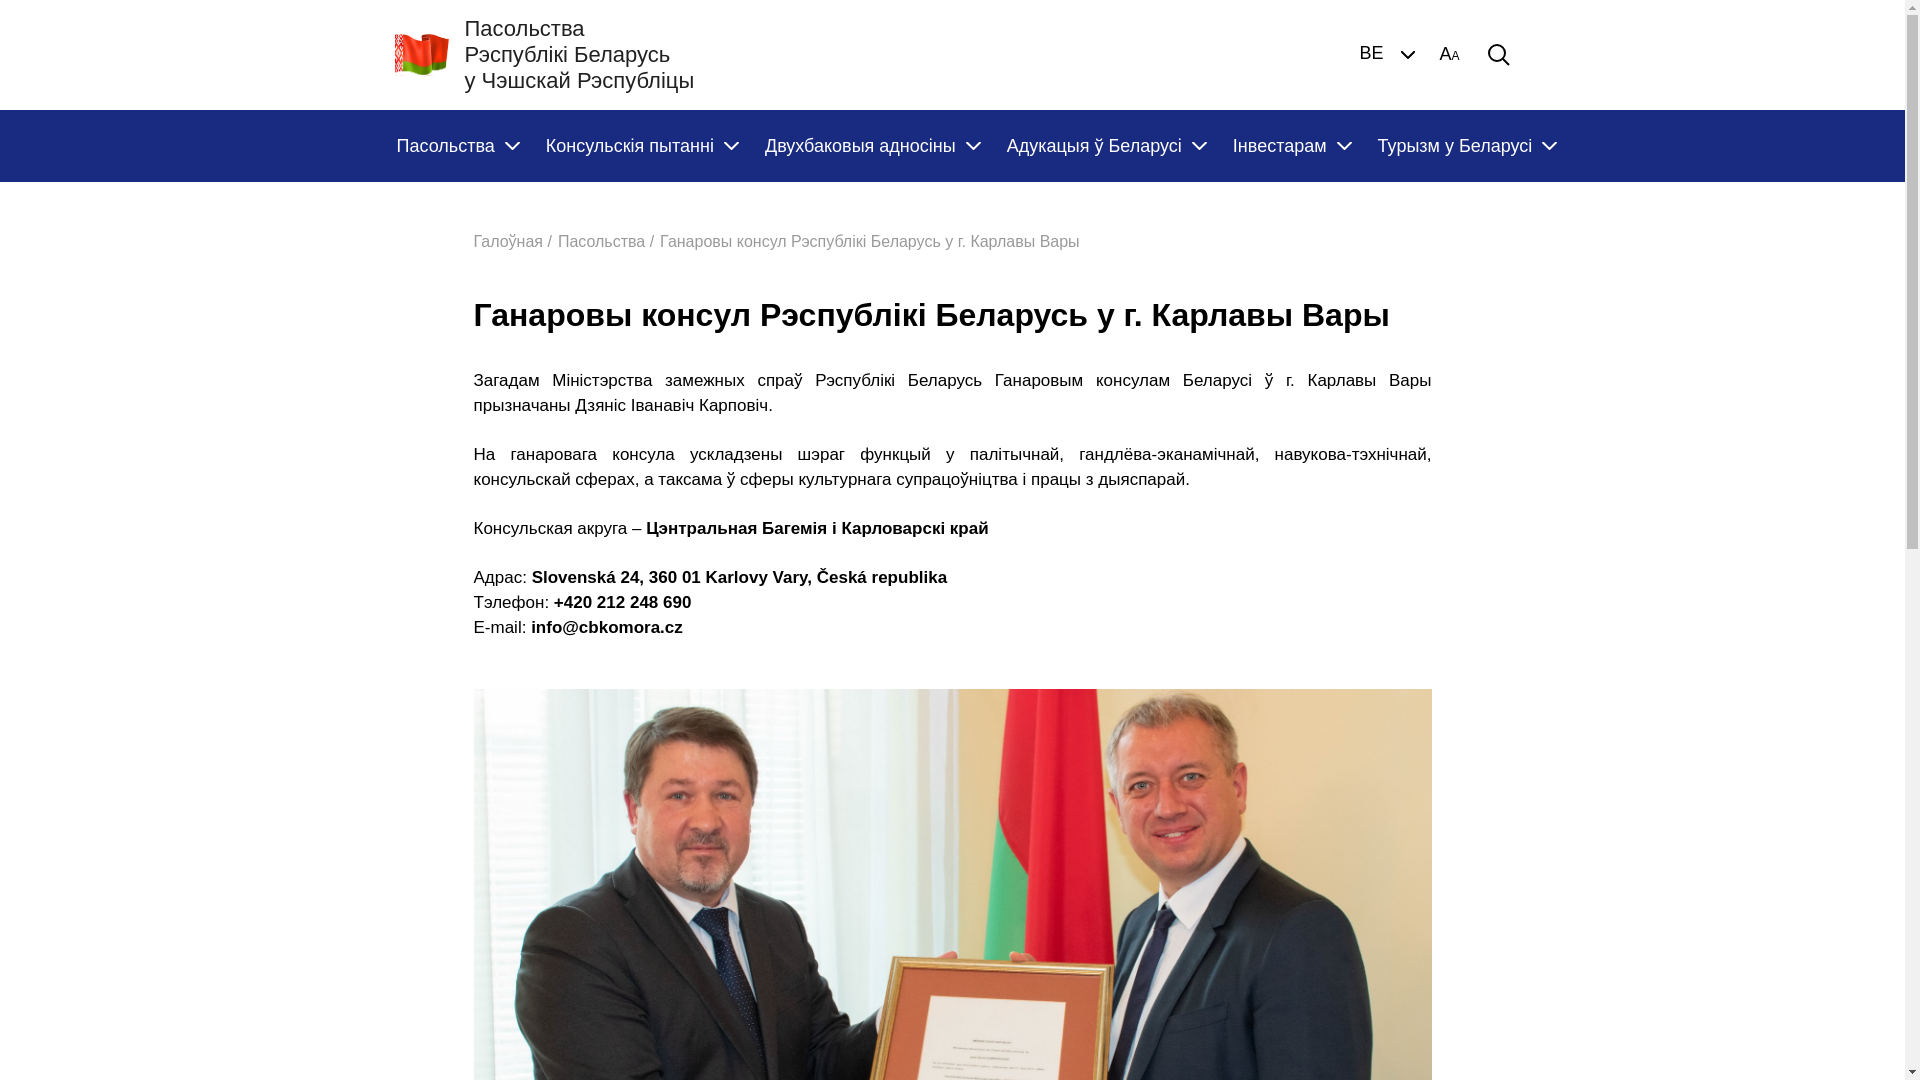 This screenshot has height=1080, width=1920. I want to click on 'AA', so click(1449, 53).